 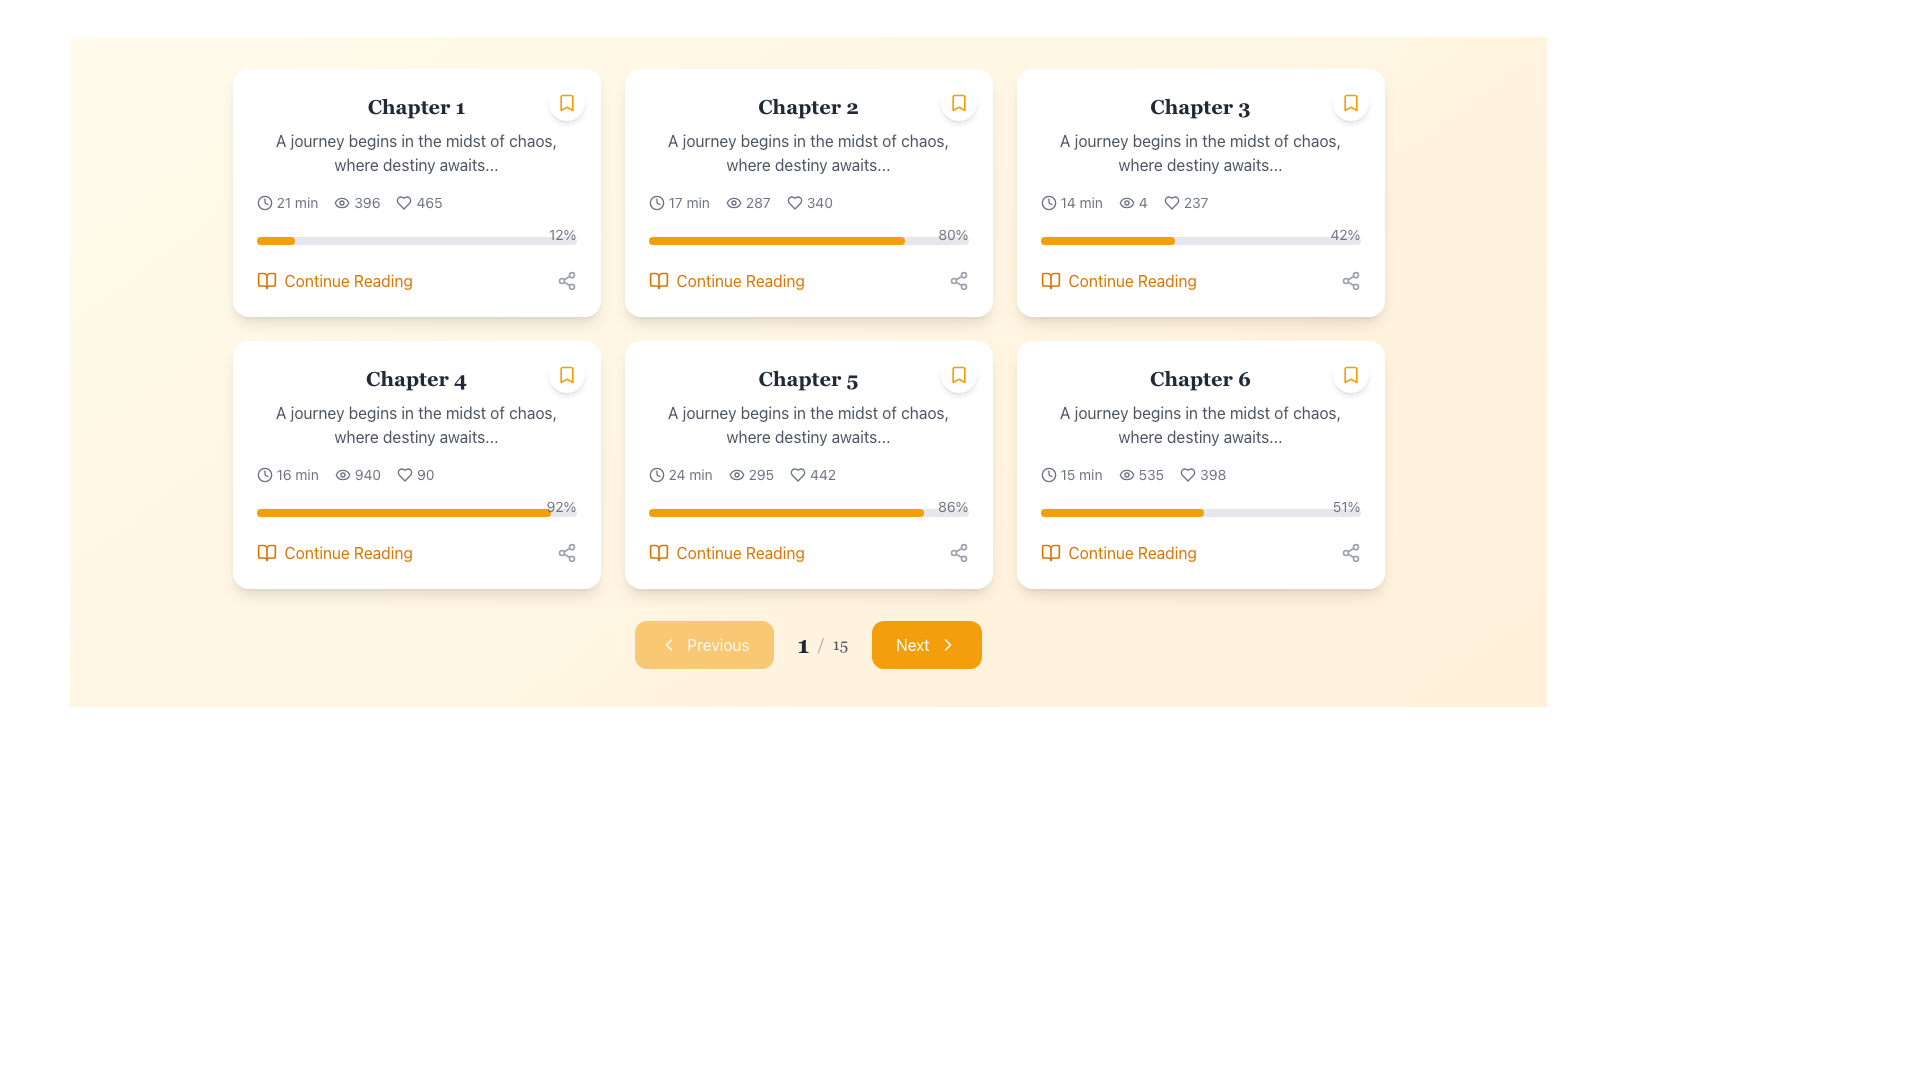 I want to click on the view count icon next to the '21 min' text and before the '465' likes number in the first card under 'Chapter 1', so click(x=357, y=203).